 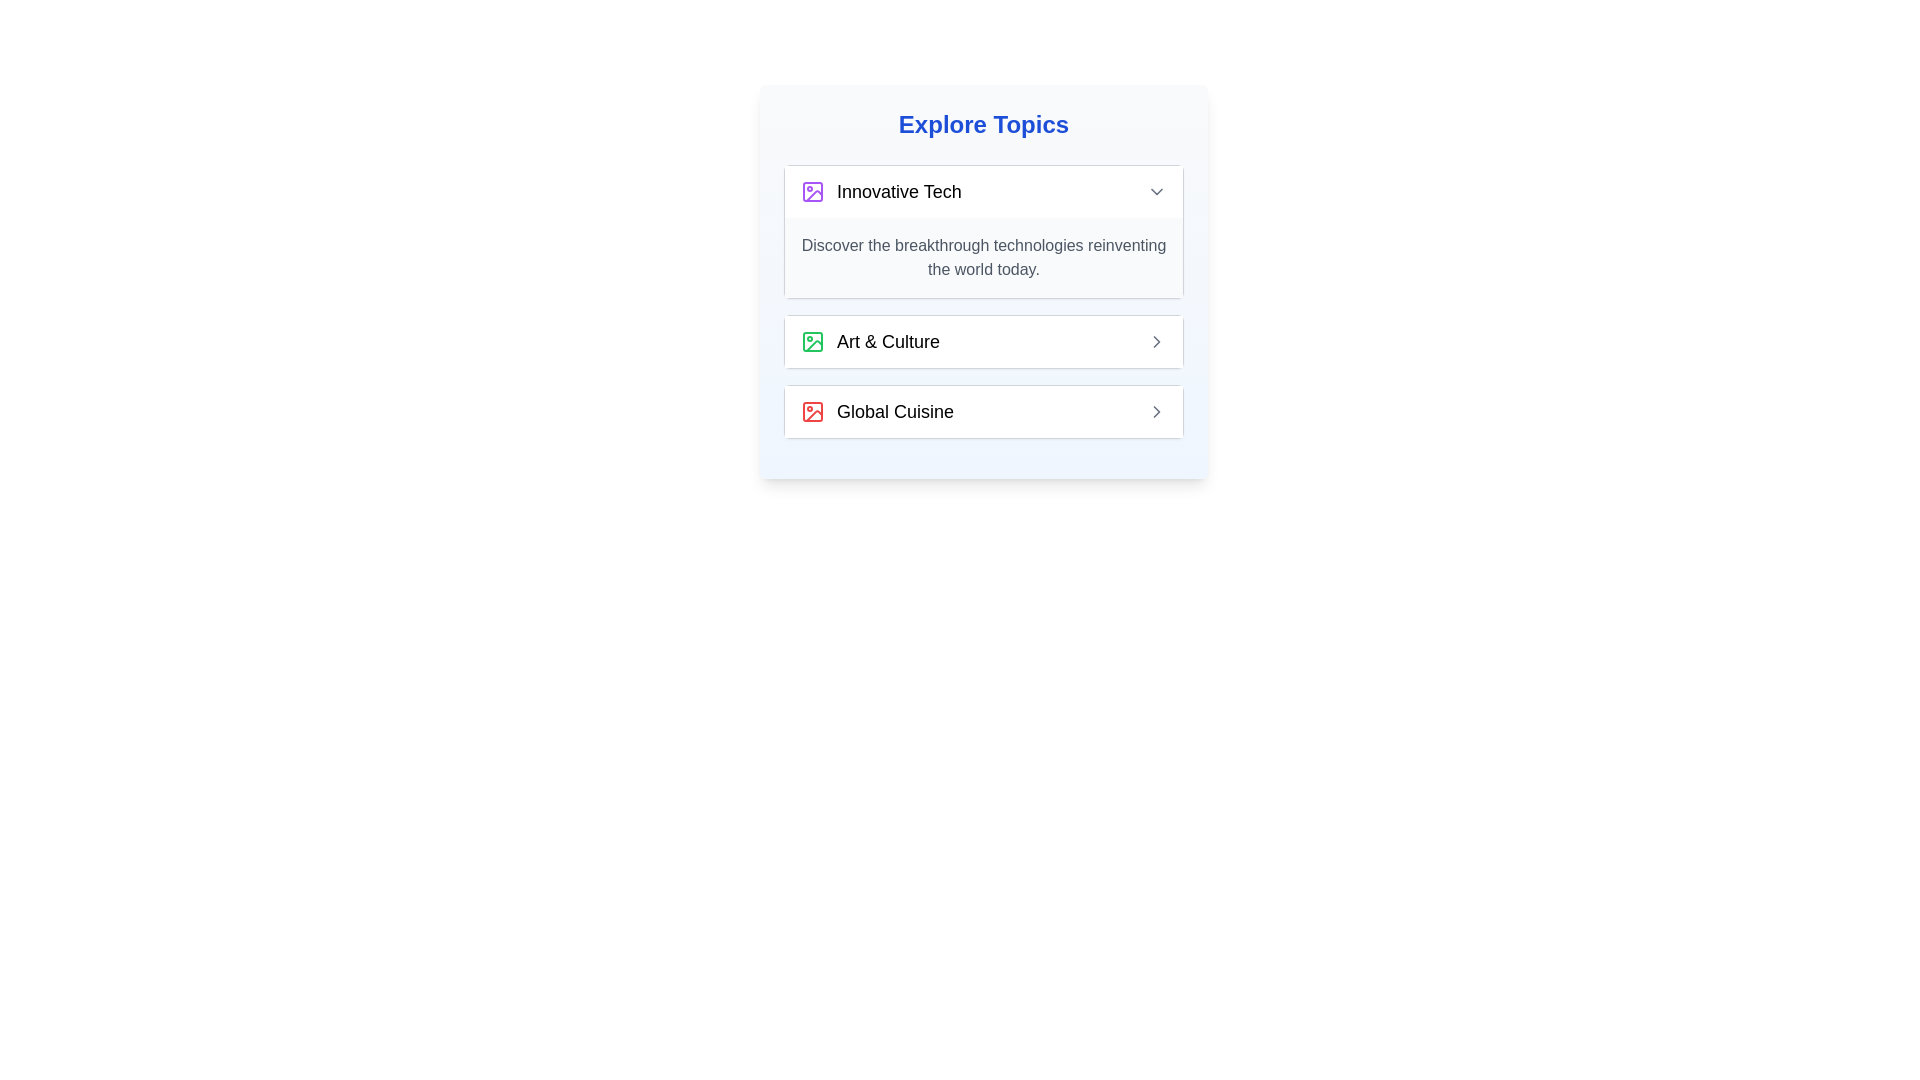 What do you see at coordinates (812, 341) in the screenshot?
I see `the graphical icon frame element located to the left of the 'Art & Culture' text on the second button in the list` at bounding box center [812, 341].